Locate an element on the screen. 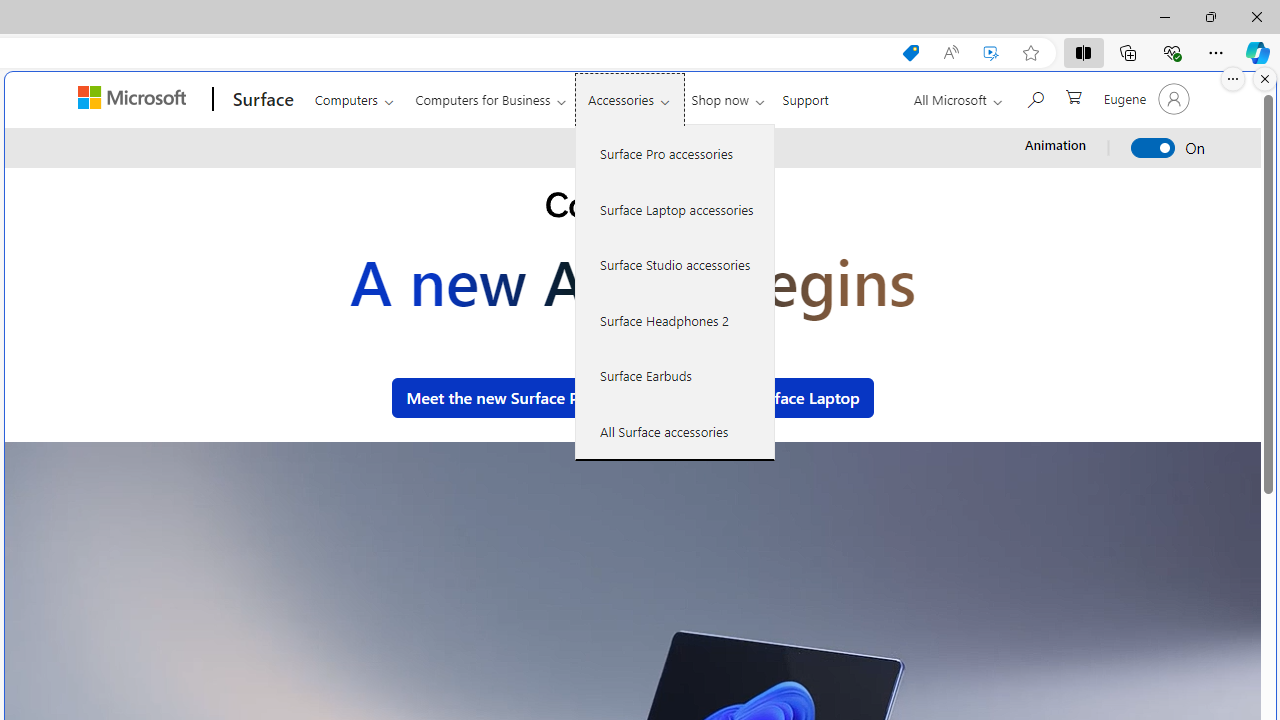 This screenshot has width=1280, height=720. 'Surface Studio accessories' is located at coordinates (675, 263).